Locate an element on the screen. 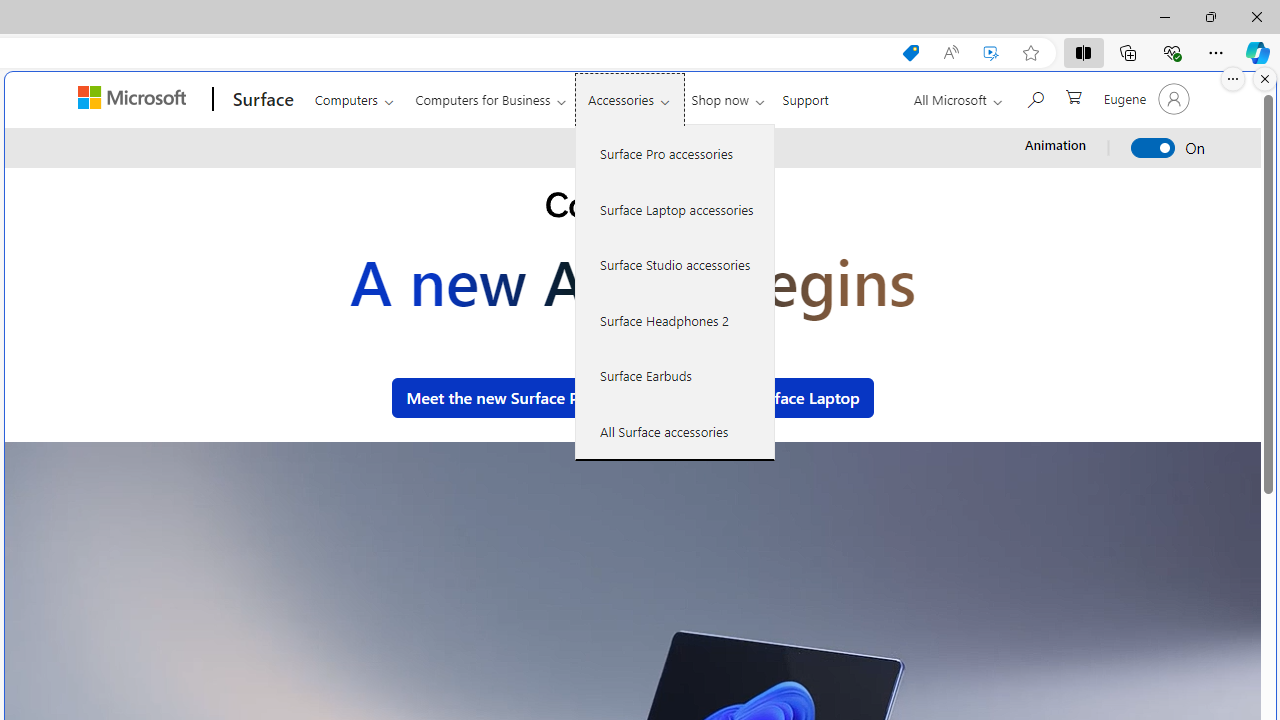 This screenshot has width=1280, height=720. 'Surface Studio accessories' is located at coordinates (675, 263).